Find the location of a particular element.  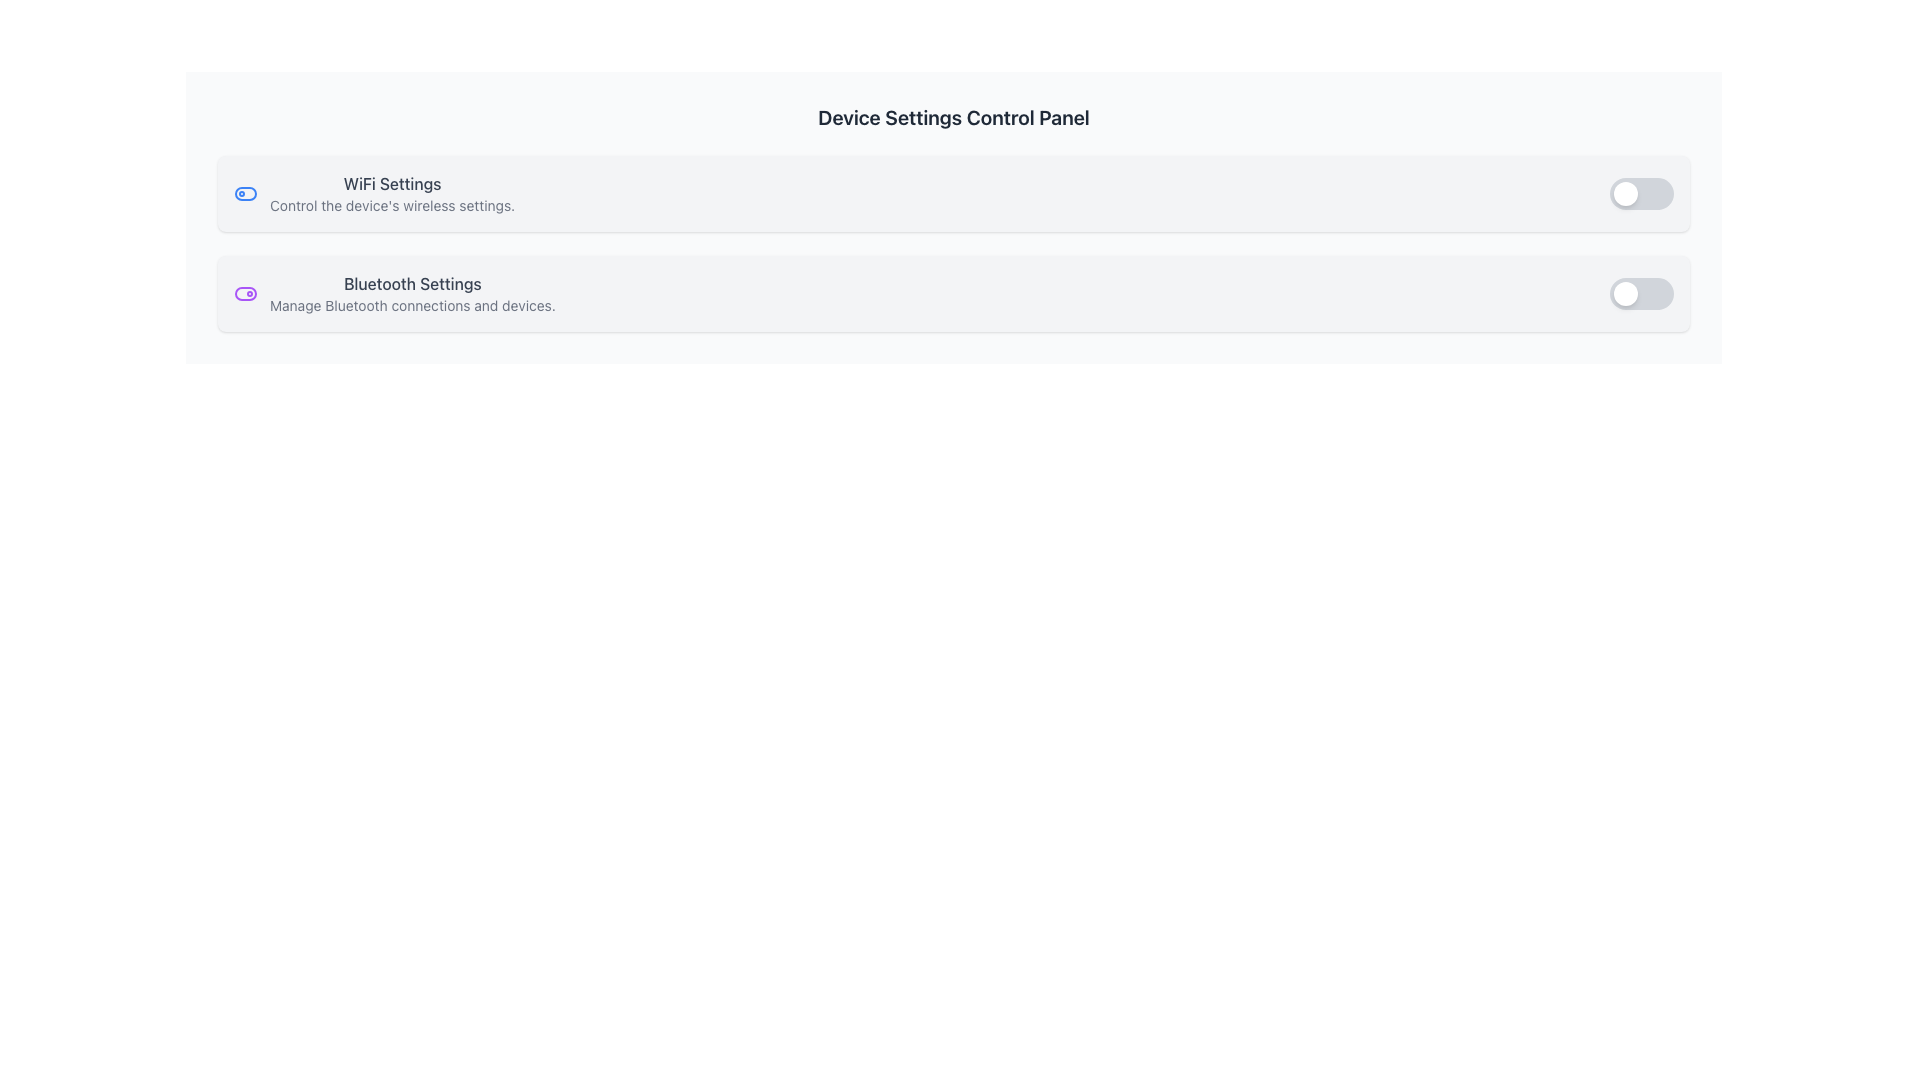

the Text label that provides information or navigational access to manage the wireless settings of the device, located at the top of the interface with an icon to its left and a toggle button to its right is located at coordinates (392, 193).